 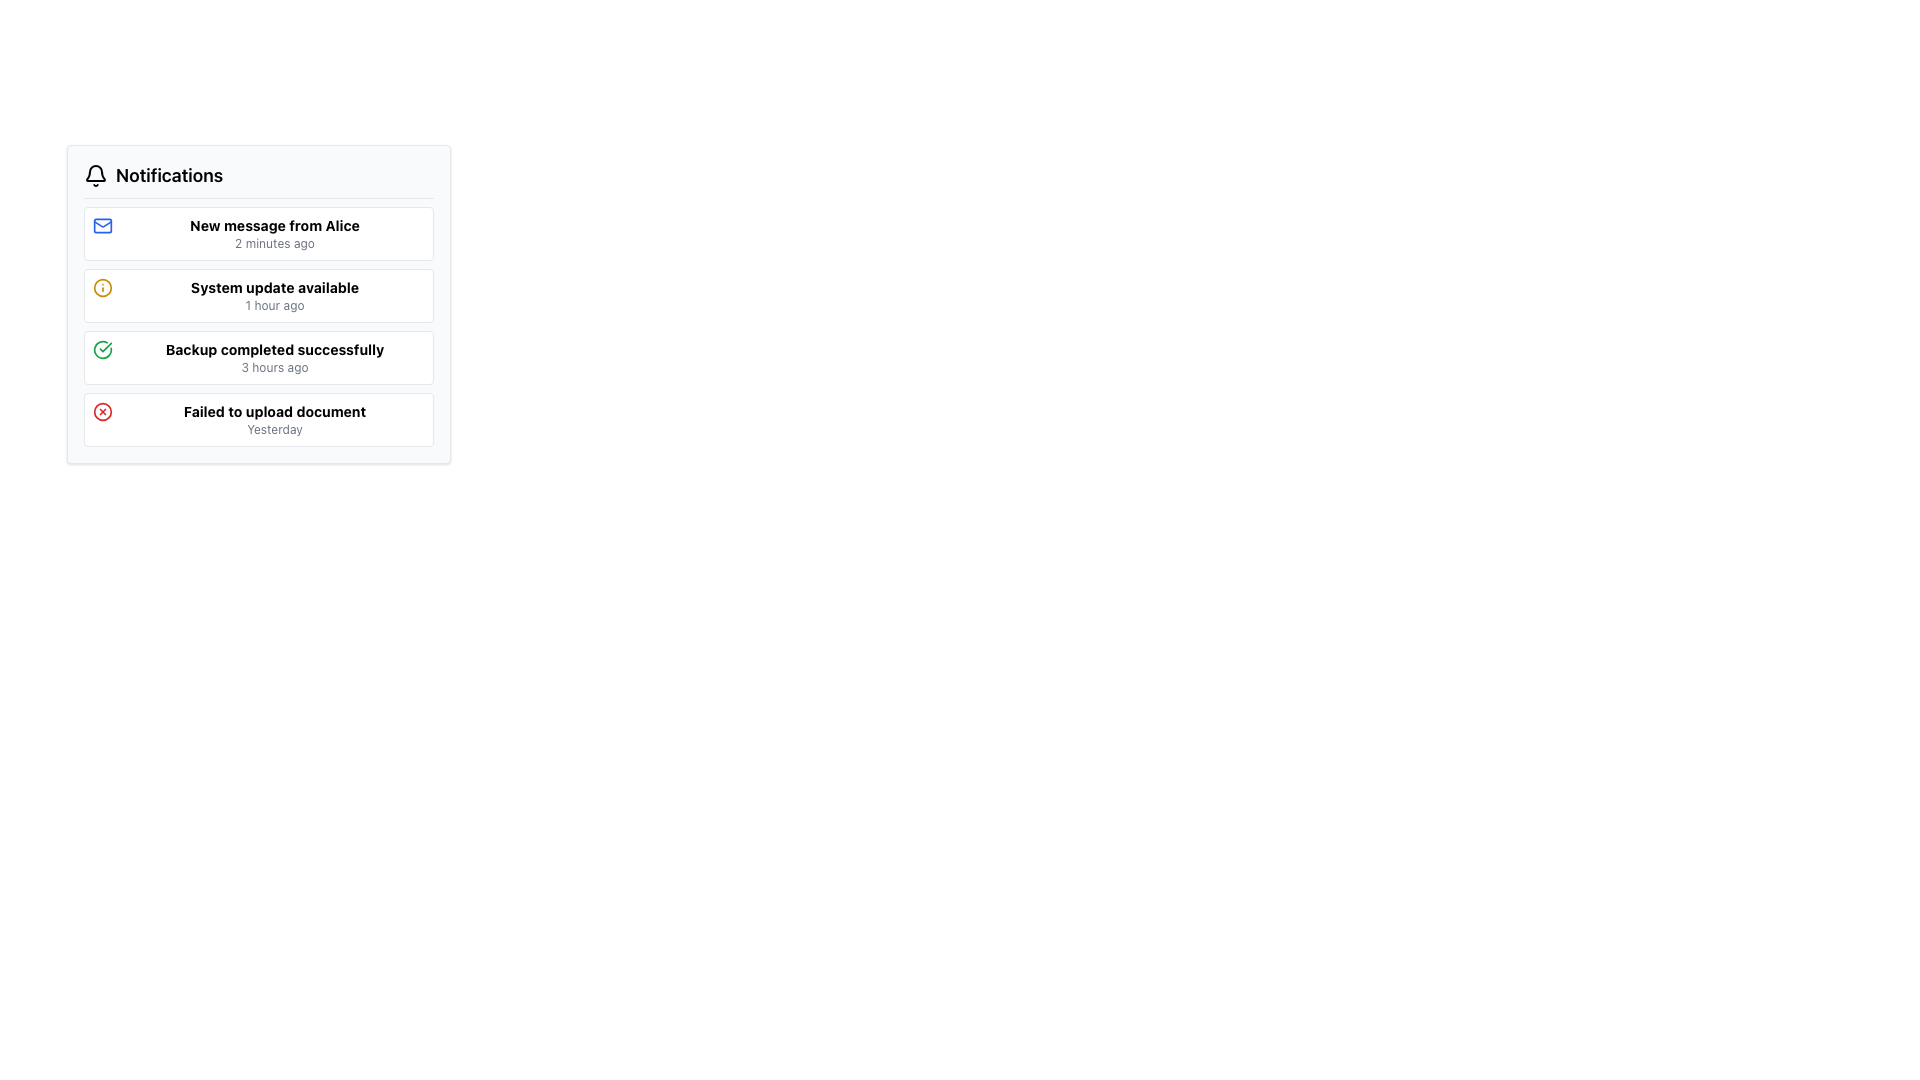 I want to click on information displayed in the text label that reads '1 hour ago', which is styled with an extra-small font size and gray color, located below the 'System update available' label in the notification list, so click(x=273, y=305).